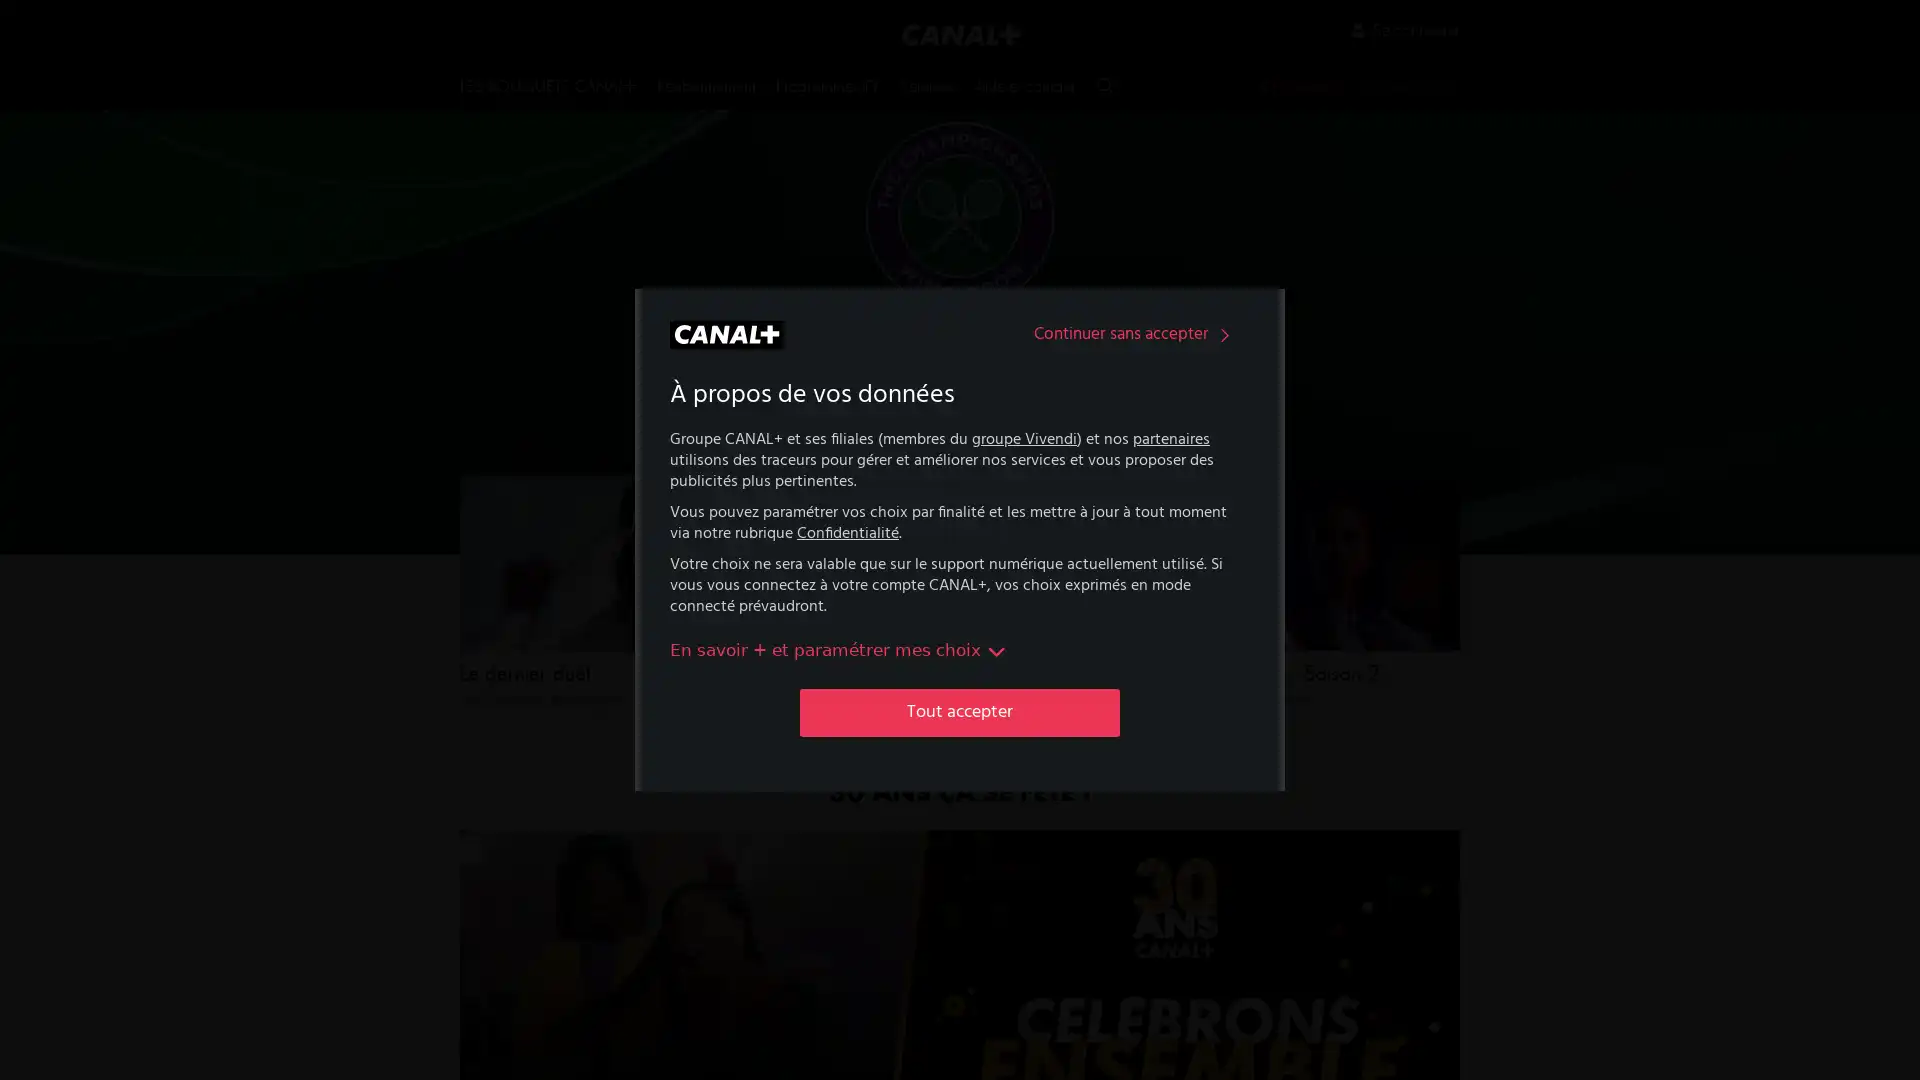 Image resolution: width=1920 pixels, height=1080 pixels. What do you see at coordinates (960, 415) in the screenshot?
I see `Gabon` at bounding box center [960, 415].